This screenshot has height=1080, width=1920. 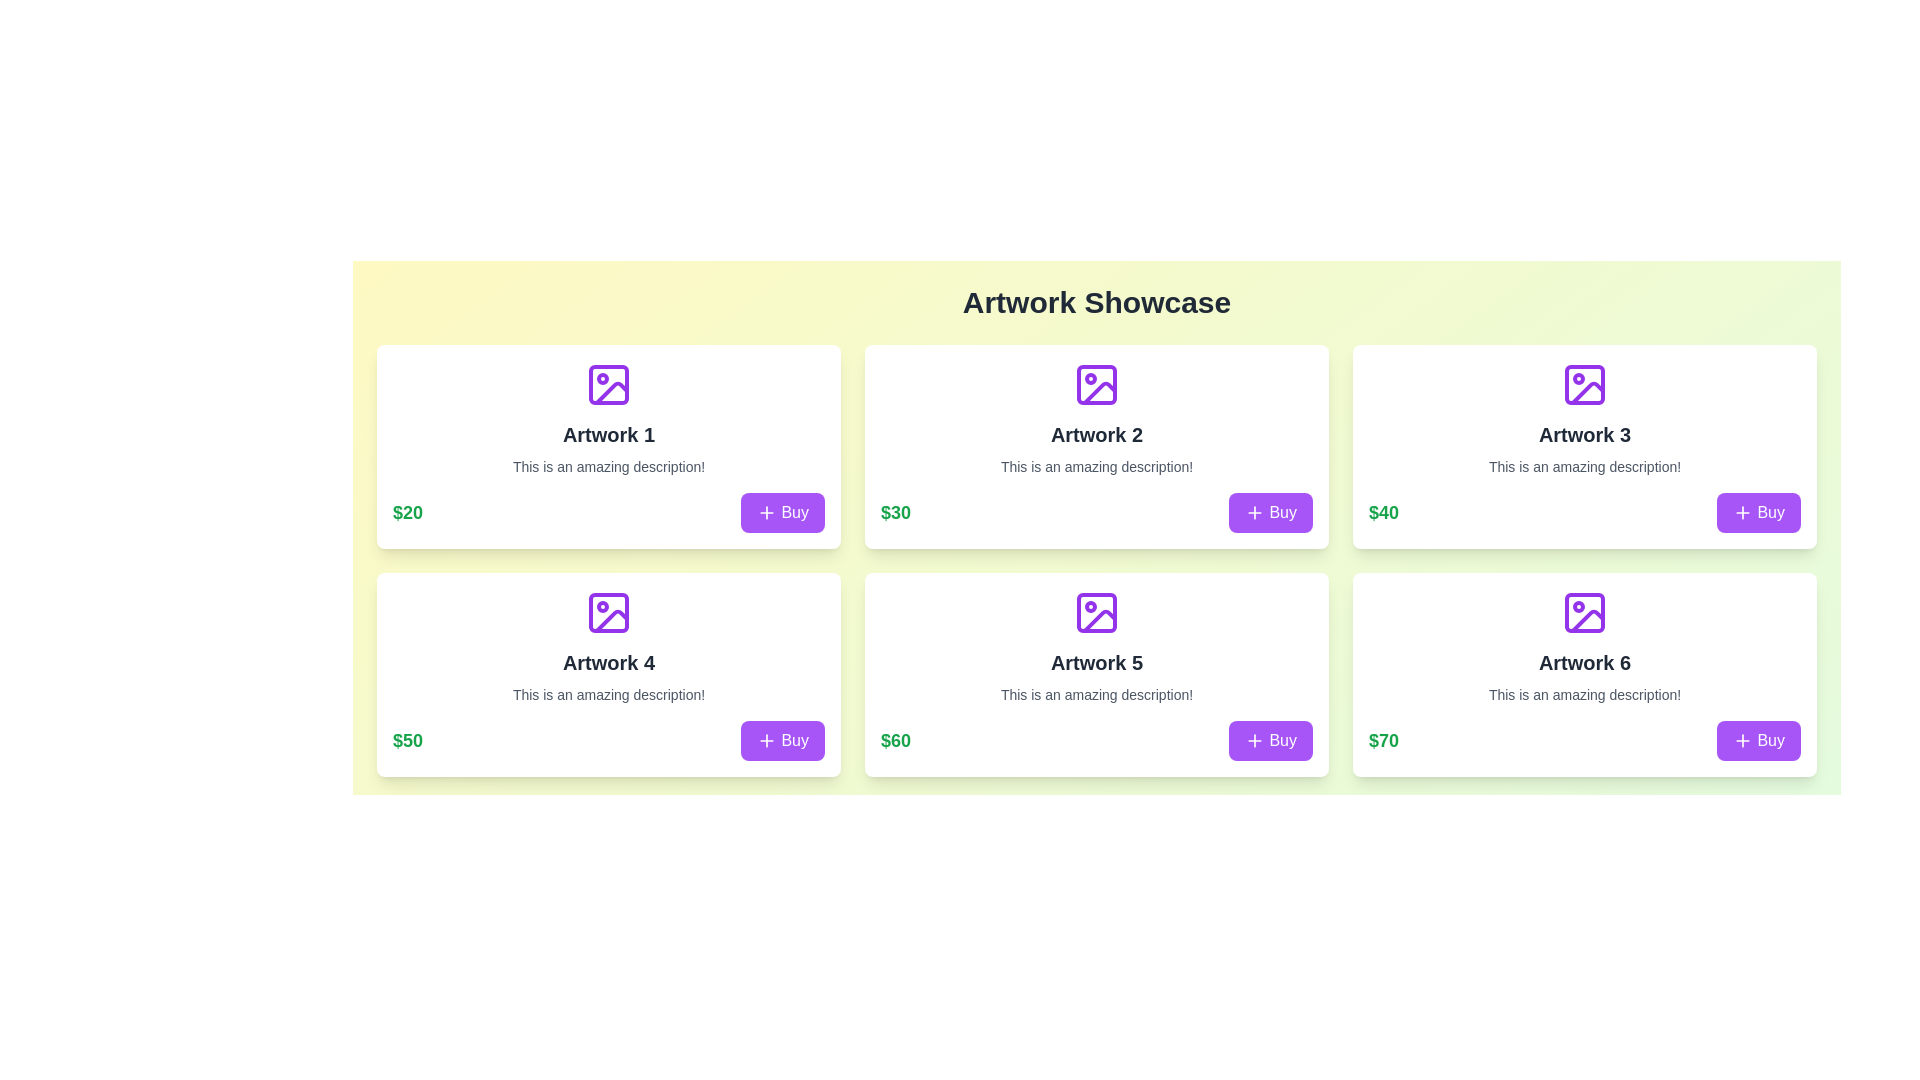 What do you see at coordinates (1583, 612) in the screenshot?
I see `the purple icon representing a picture, located at the center-top of the card for 'Artwork 6', which features a square frame with curved corners` at bounding box center [1583, 612].